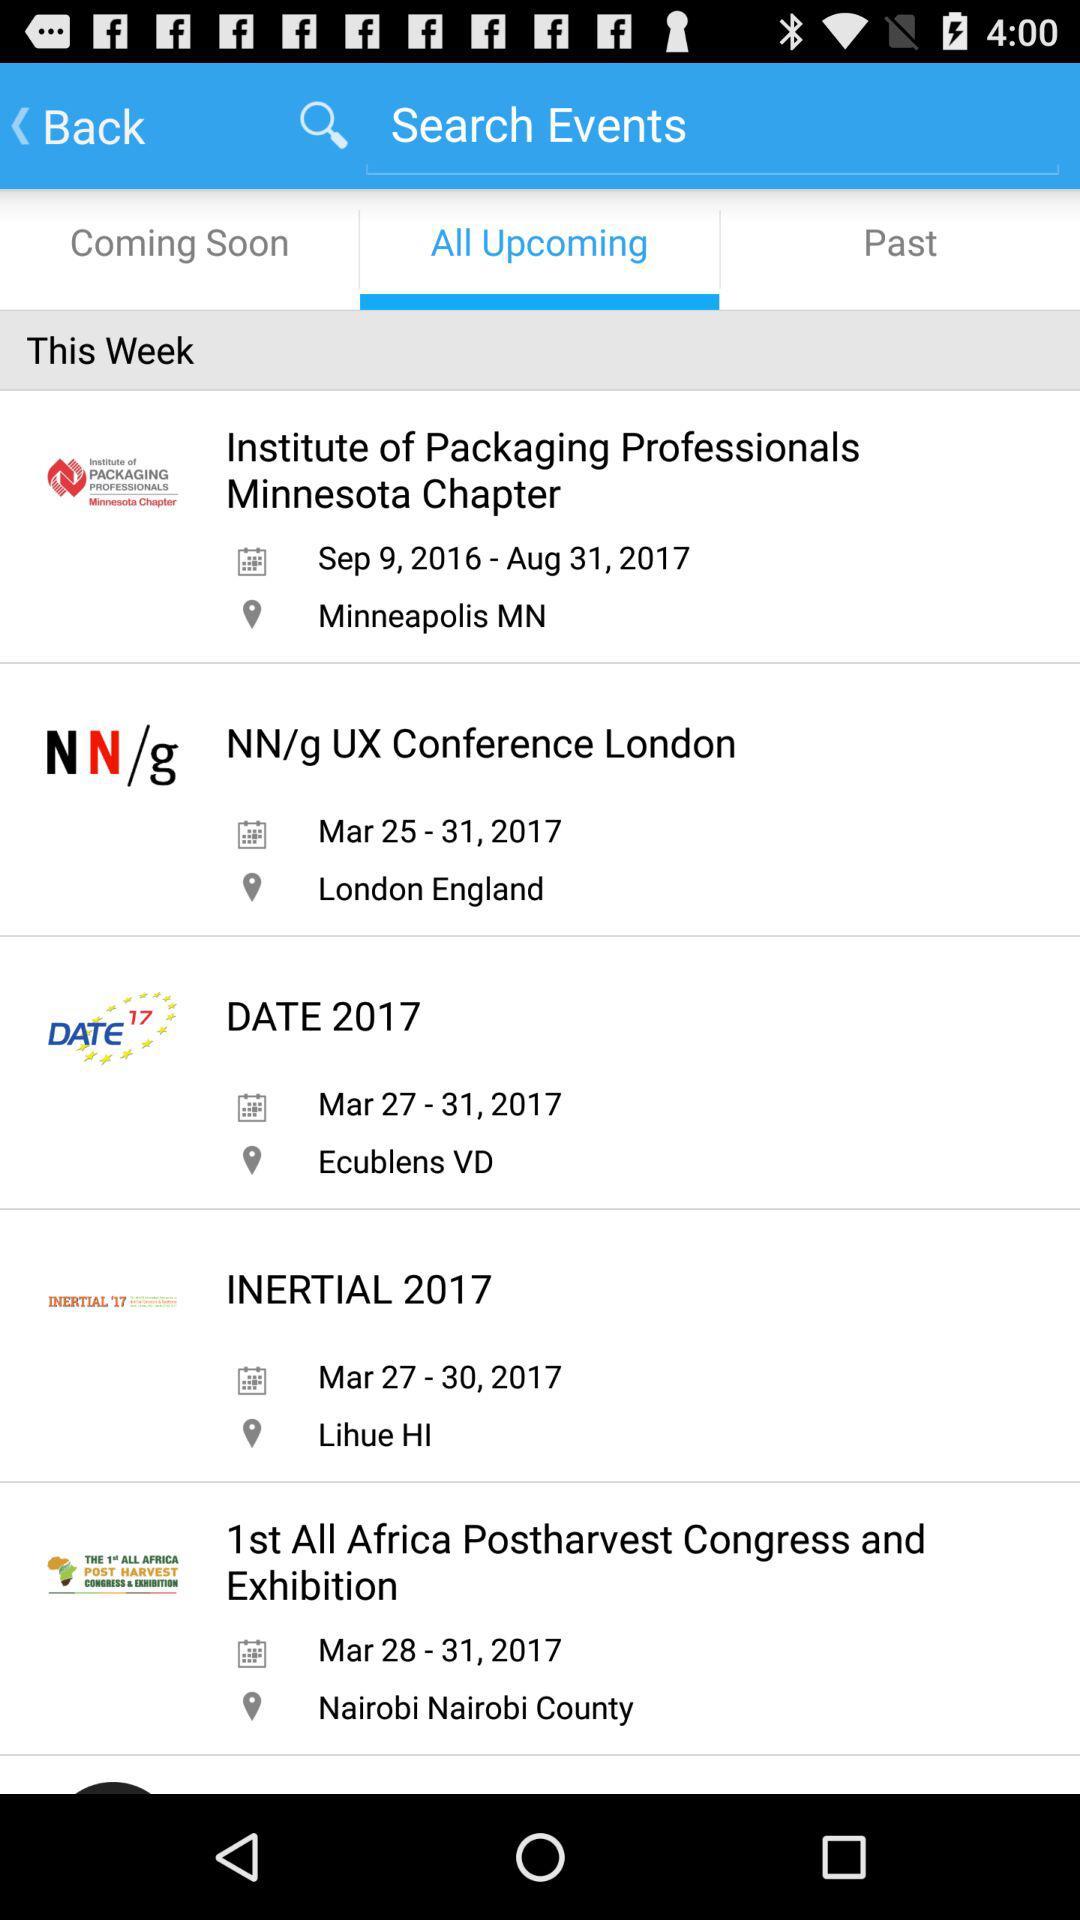 This screenshot has height=1920, width=1080. Describe the element at coordinates (711, 122) in the screenshot. I see `search for events` at that location.